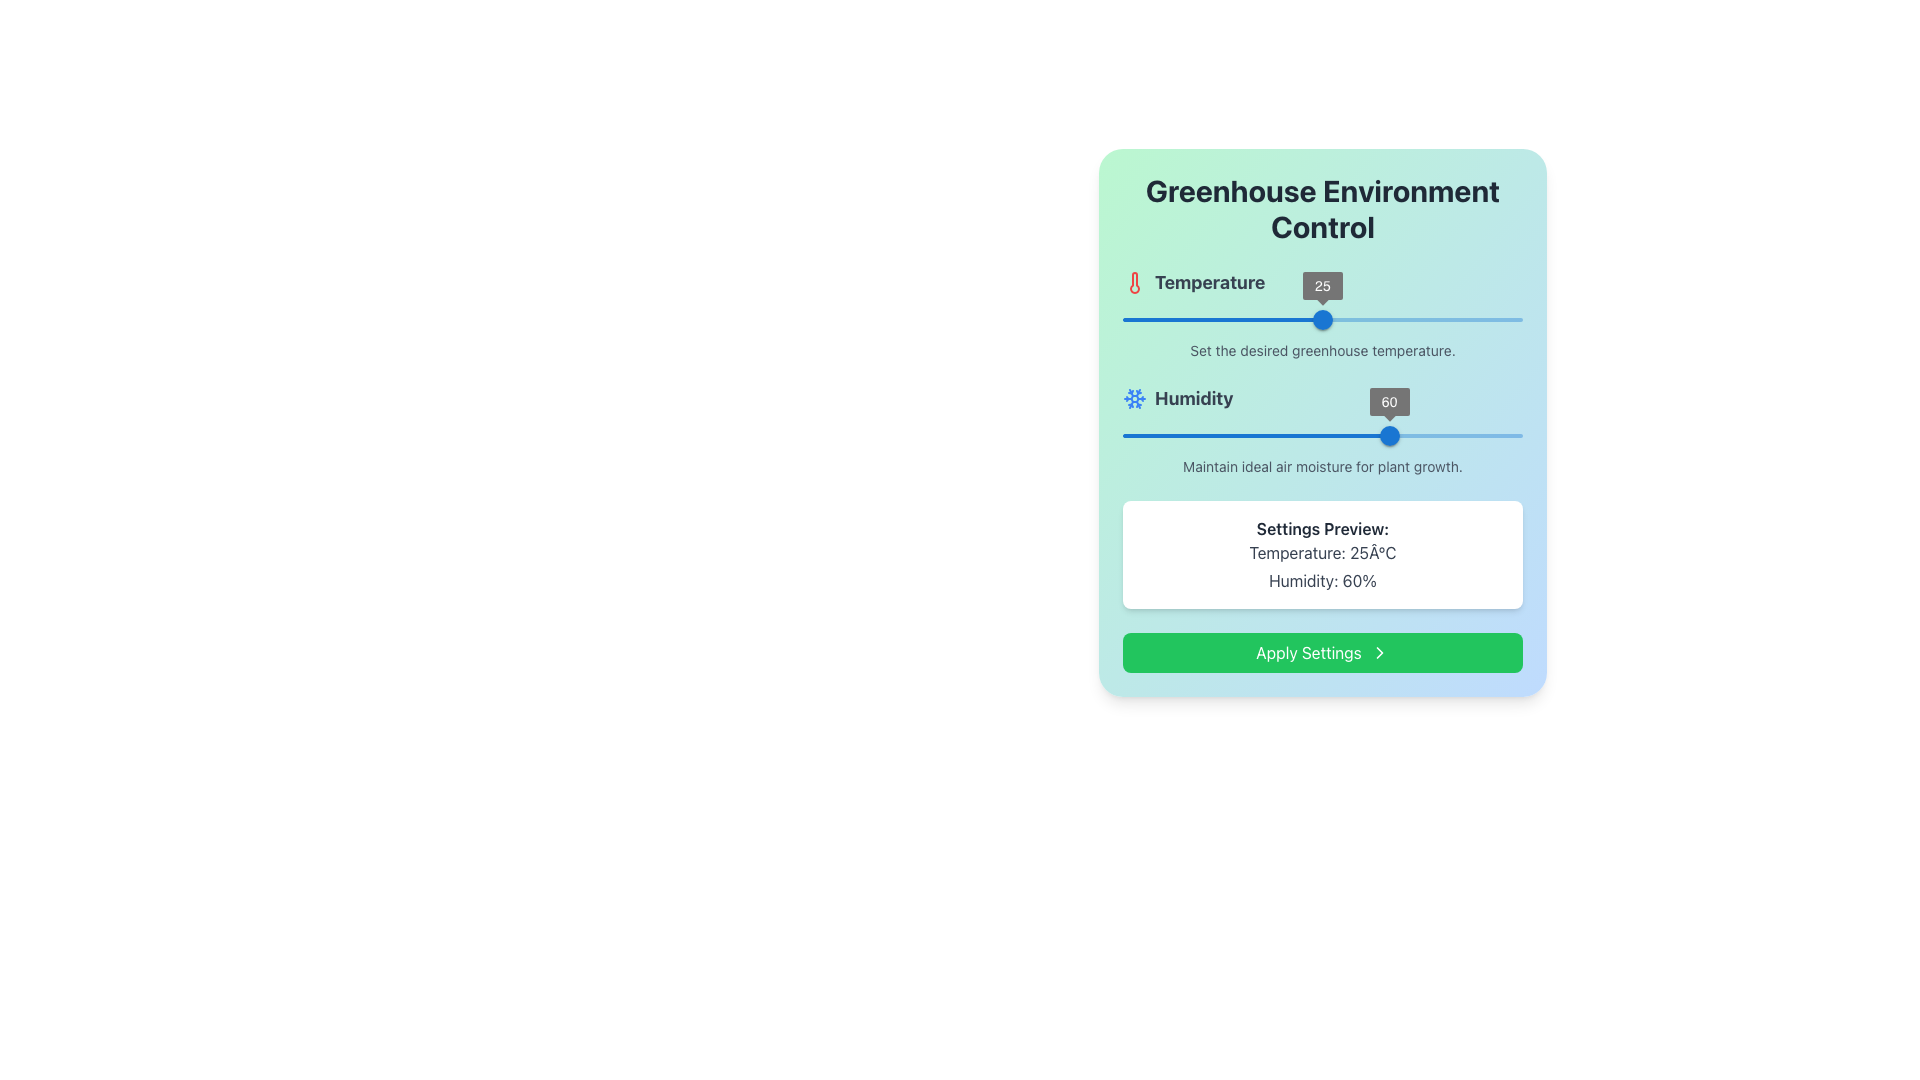 The height and width of the screenshot is (1080, 1920). What do you see at coordinates (1323, 315) in the screenshot?
I see `the thermometer icon located in the 'Greenhouse Environment Control' panel to get additional information about the temperature setting` at bounding box center [1323, 315].